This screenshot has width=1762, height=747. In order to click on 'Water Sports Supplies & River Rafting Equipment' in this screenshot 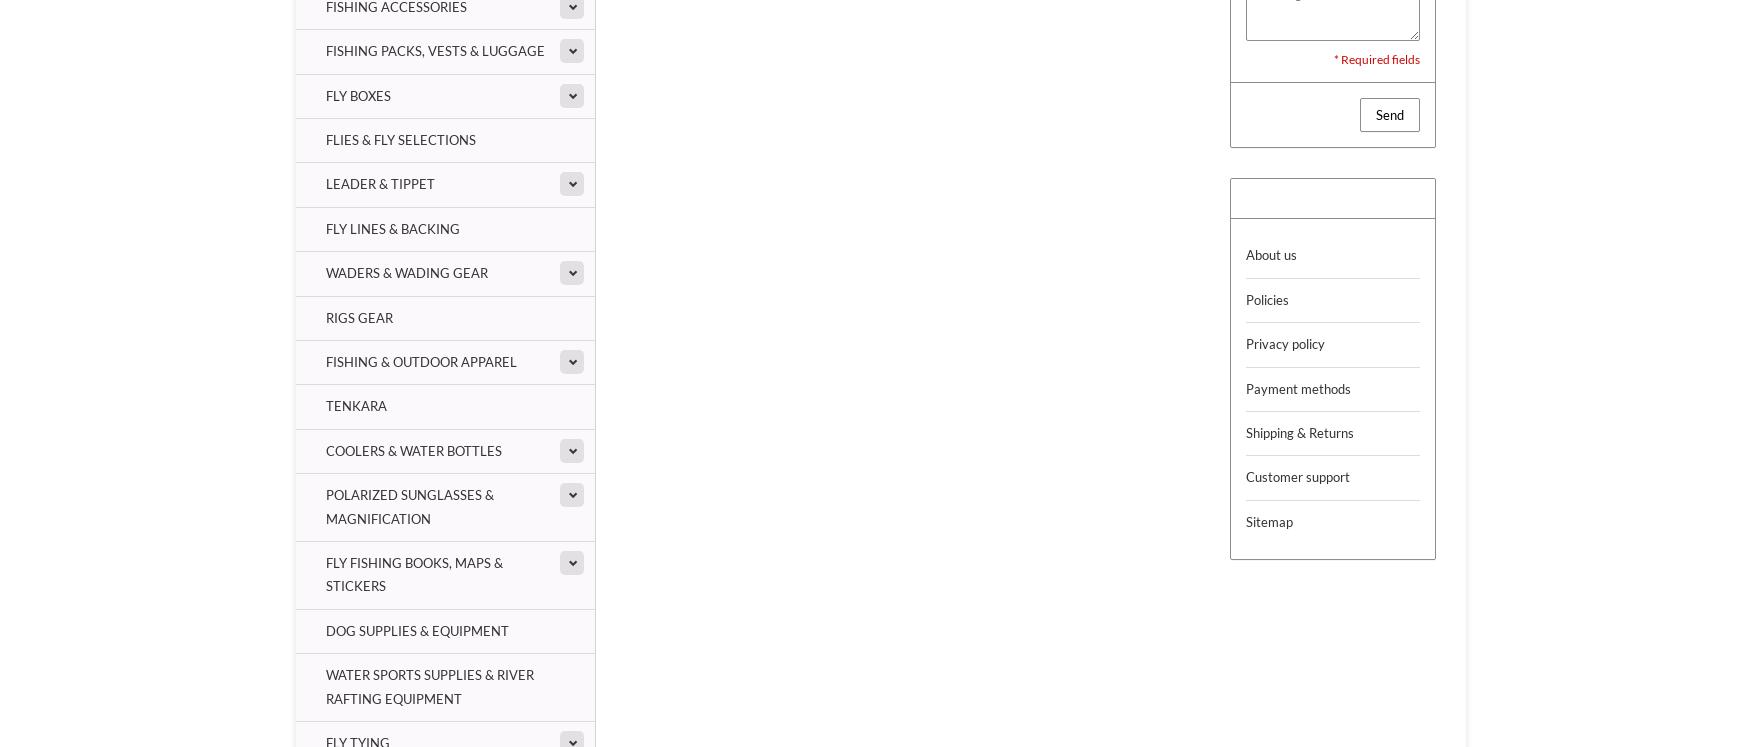, I will do `click(429, 686)`.